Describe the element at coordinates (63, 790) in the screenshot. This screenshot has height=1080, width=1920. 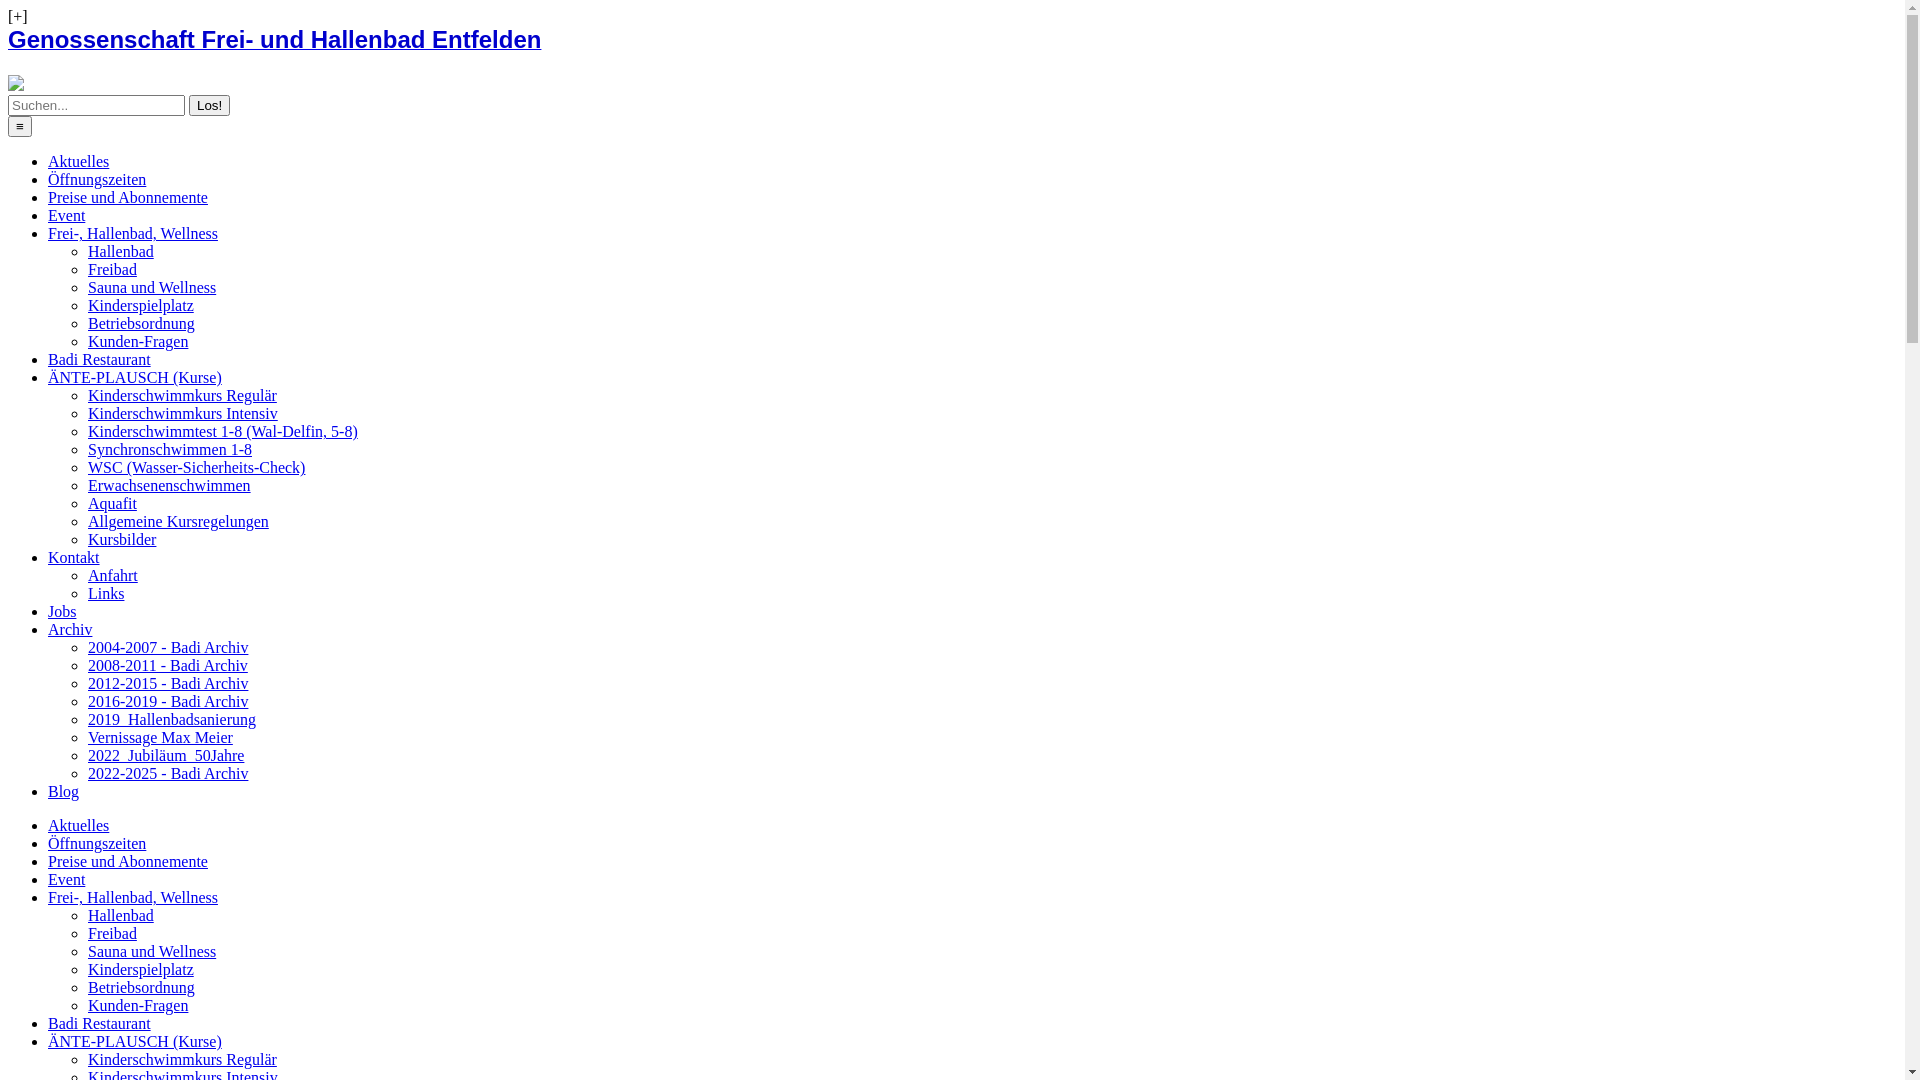
I see `'Blog'` at that location.